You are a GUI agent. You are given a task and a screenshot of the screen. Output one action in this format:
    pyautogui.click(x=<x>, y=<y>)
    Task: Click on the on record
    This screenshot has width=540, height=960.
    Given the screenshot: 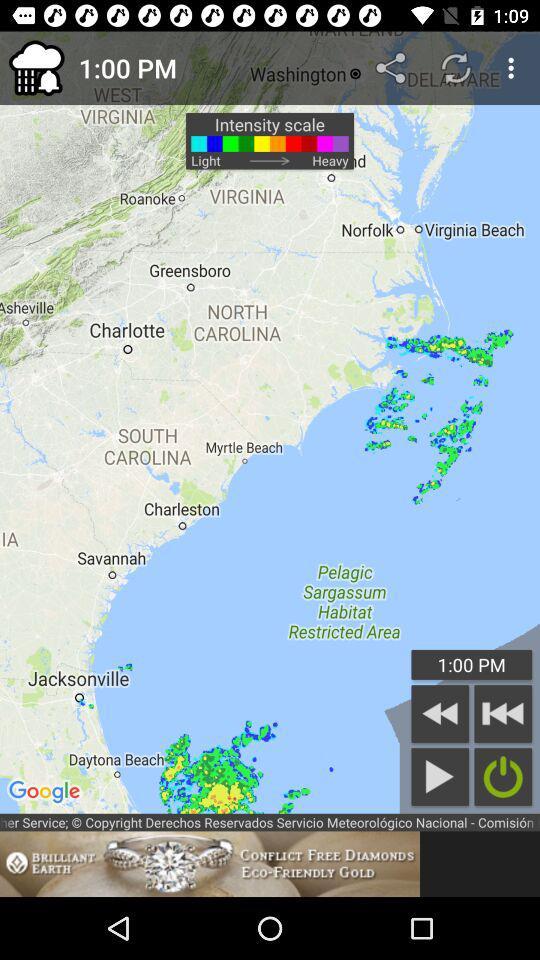 What is the action you would take?
    pyautogui.click(x=502, y=776)
    